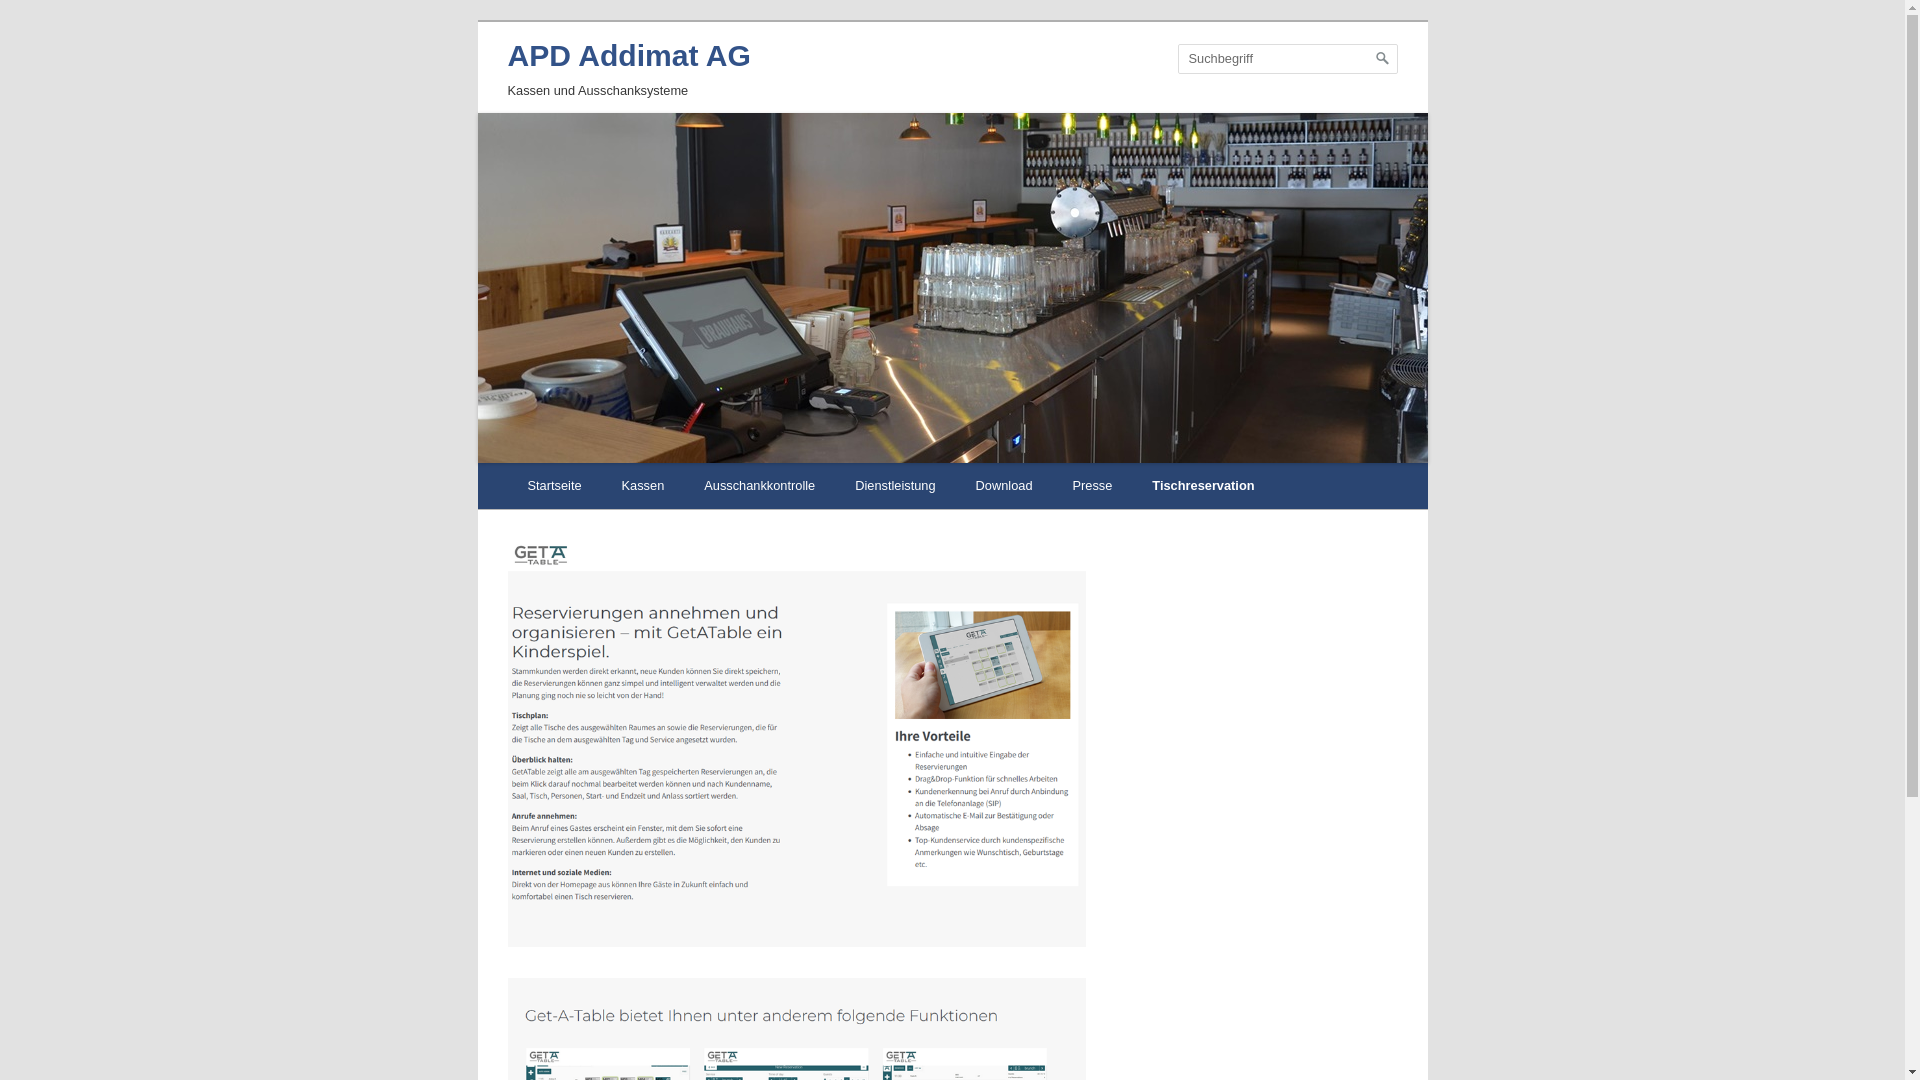 The height and width of the screenshot is (1080, 1920). What do you see at coordinates (1051, 486) in the screenshot?
I see `'Presse'` at bounding box center [1051, 486].